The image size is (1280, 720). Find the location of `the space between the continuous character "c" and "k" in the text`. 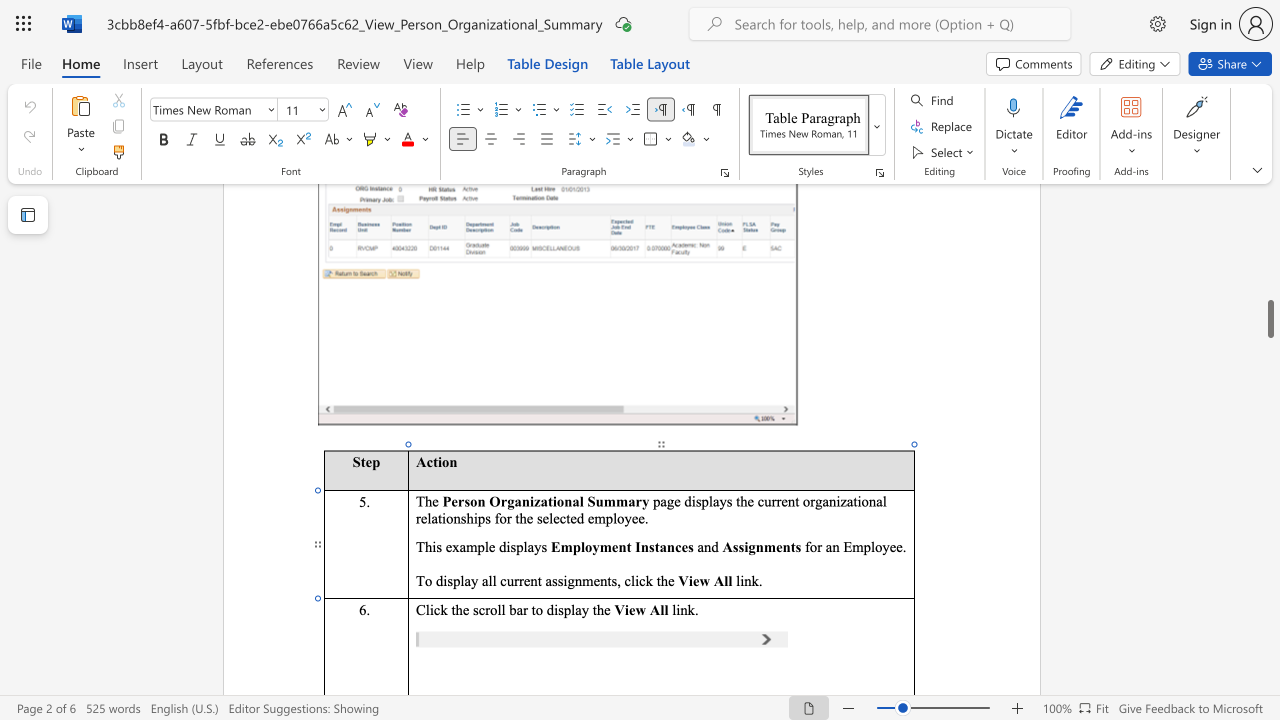

the space between the continuous character "c" and "k" in the text is located at coordinates (439, 608).